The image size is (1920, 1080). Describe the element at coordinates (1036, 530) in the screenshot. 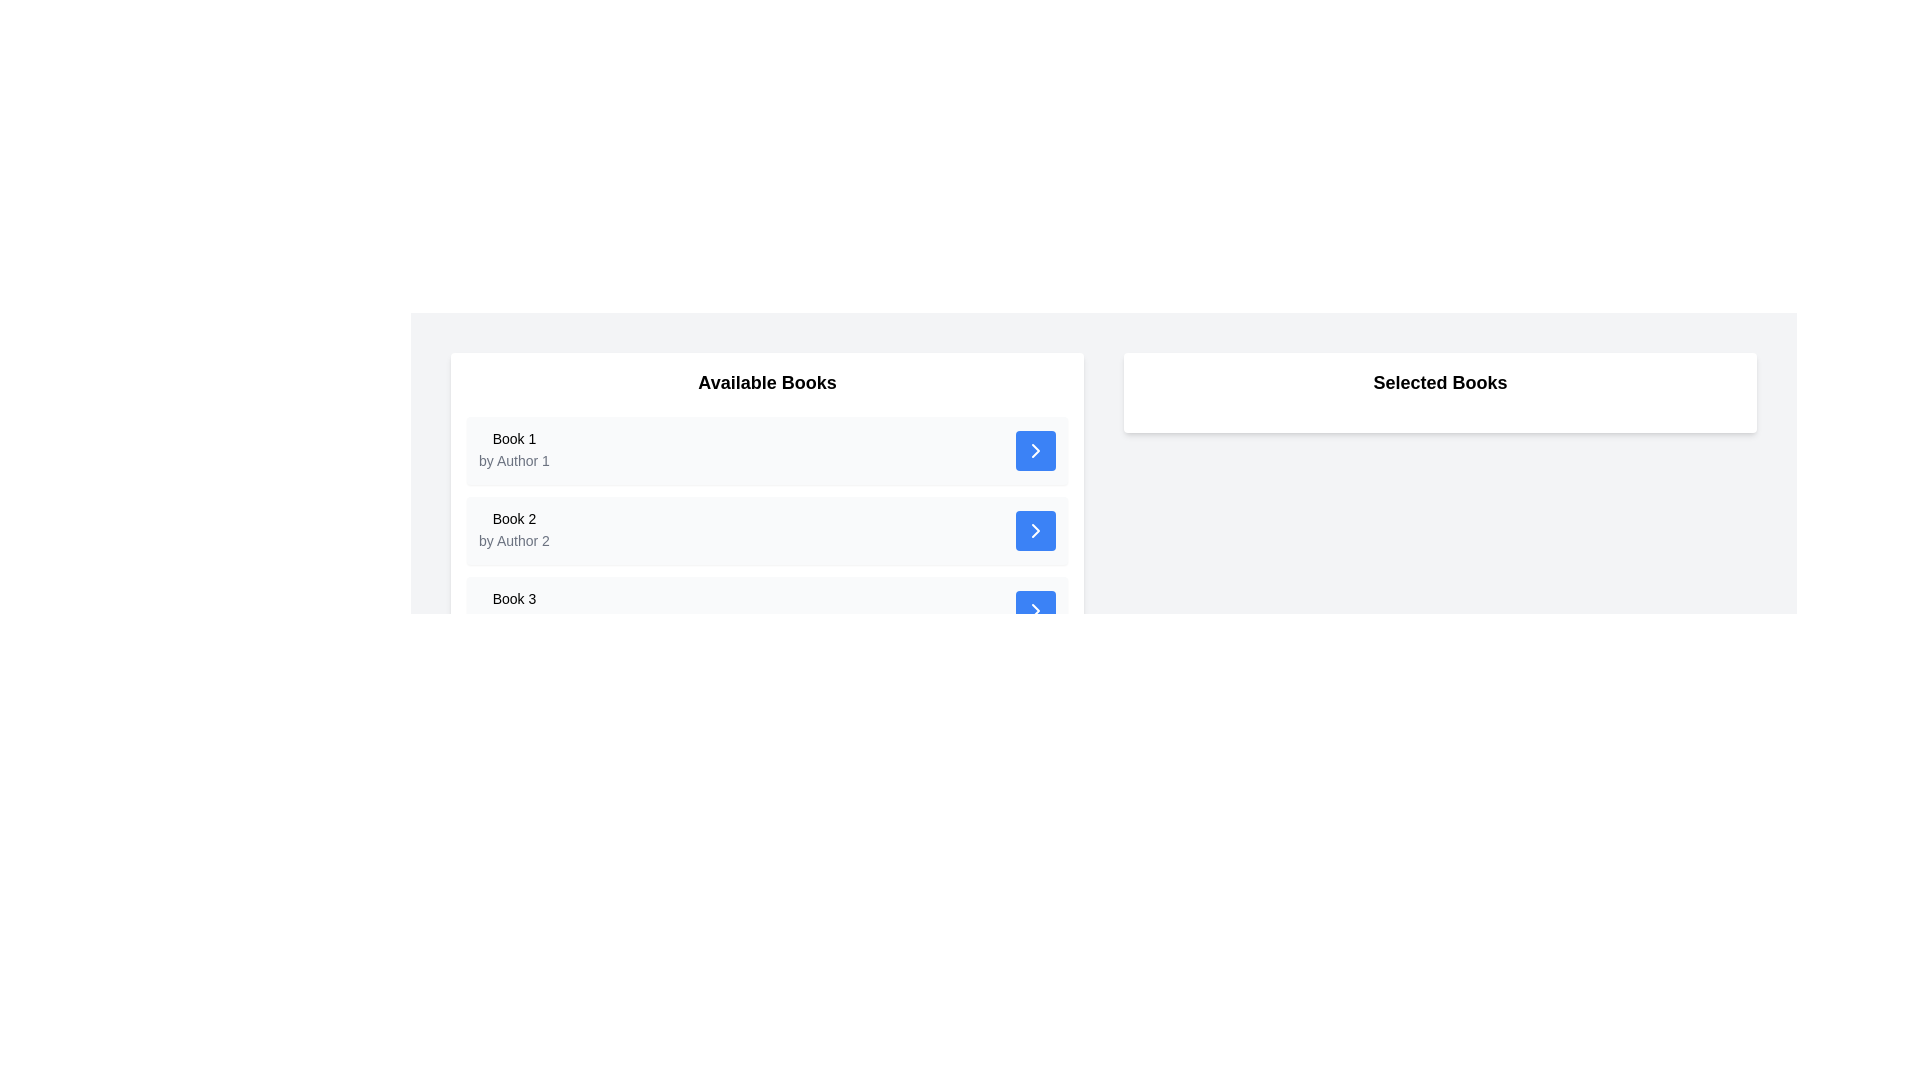

I see `the icon within the blue square button in the third row of the 'Available Books' section` at that location.